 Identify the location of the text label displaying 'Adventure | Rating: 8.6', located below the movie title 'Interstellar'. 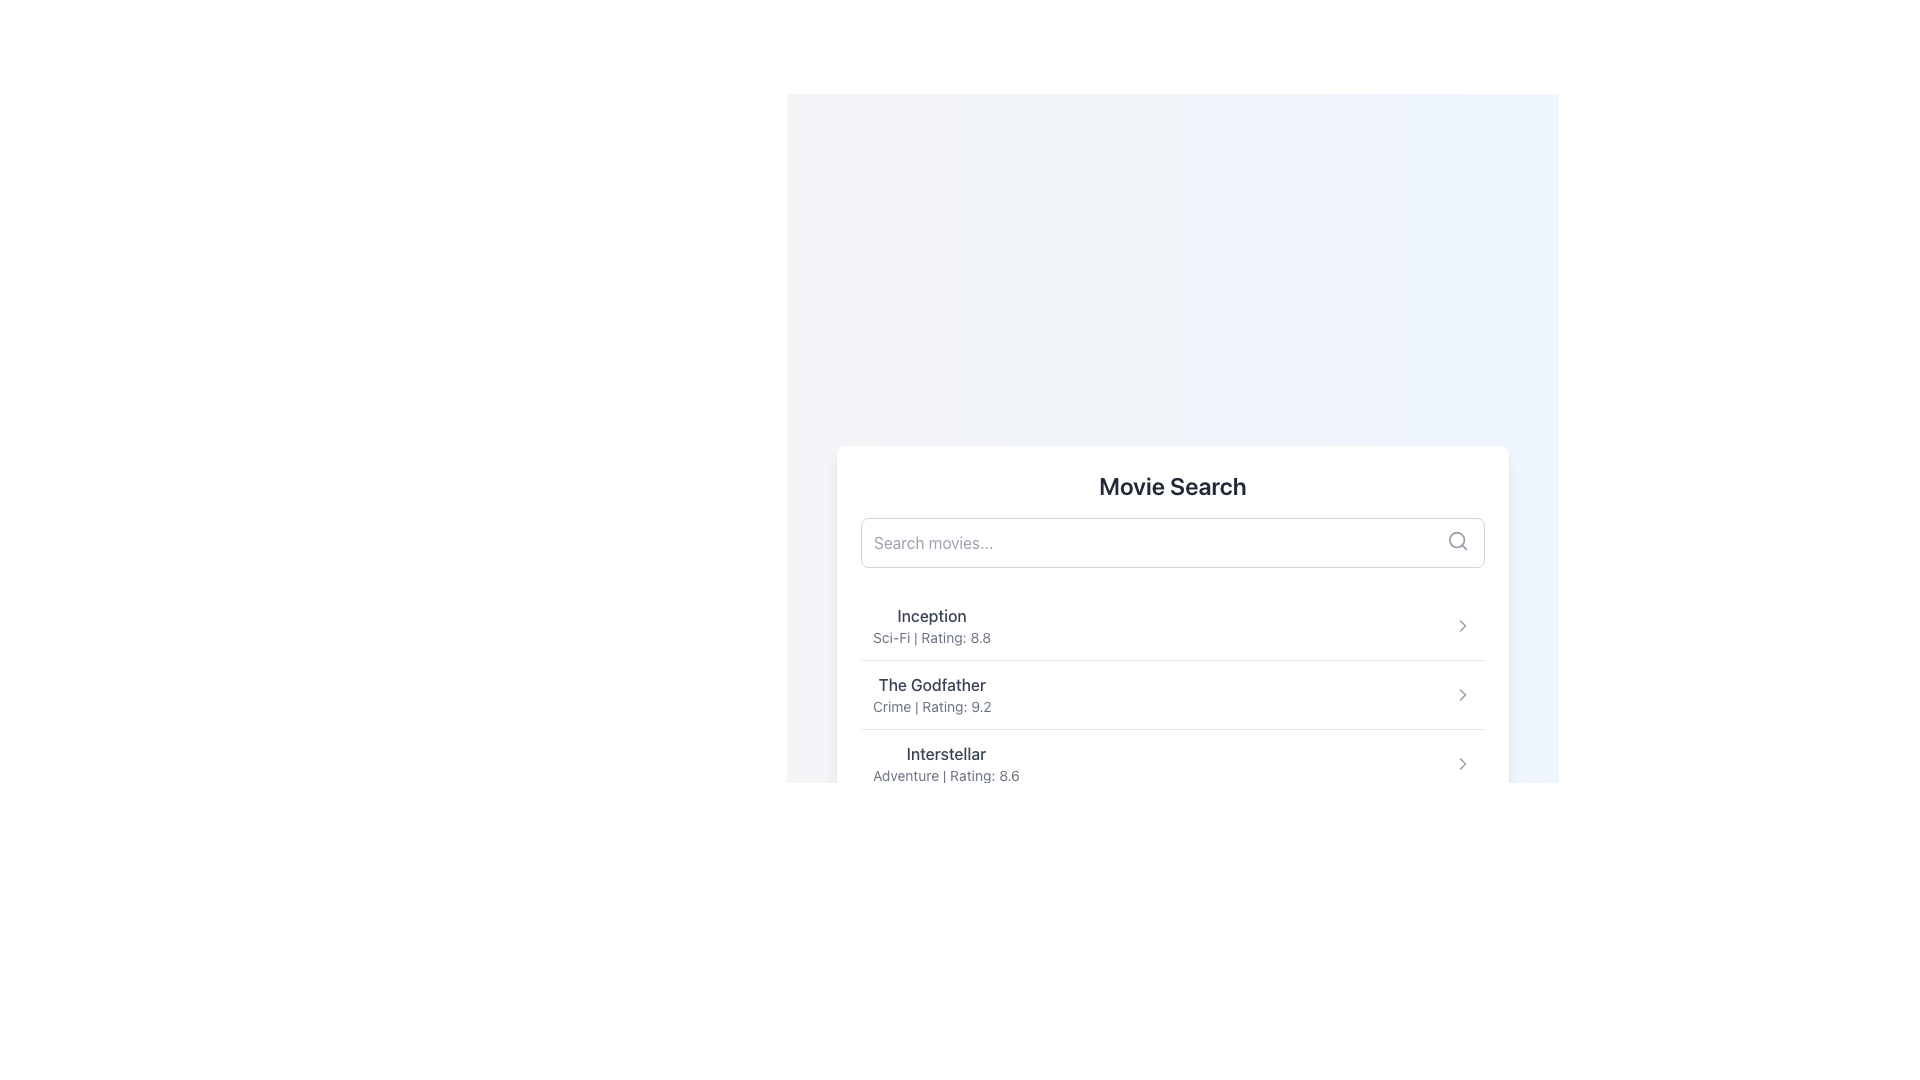
(945, 774).